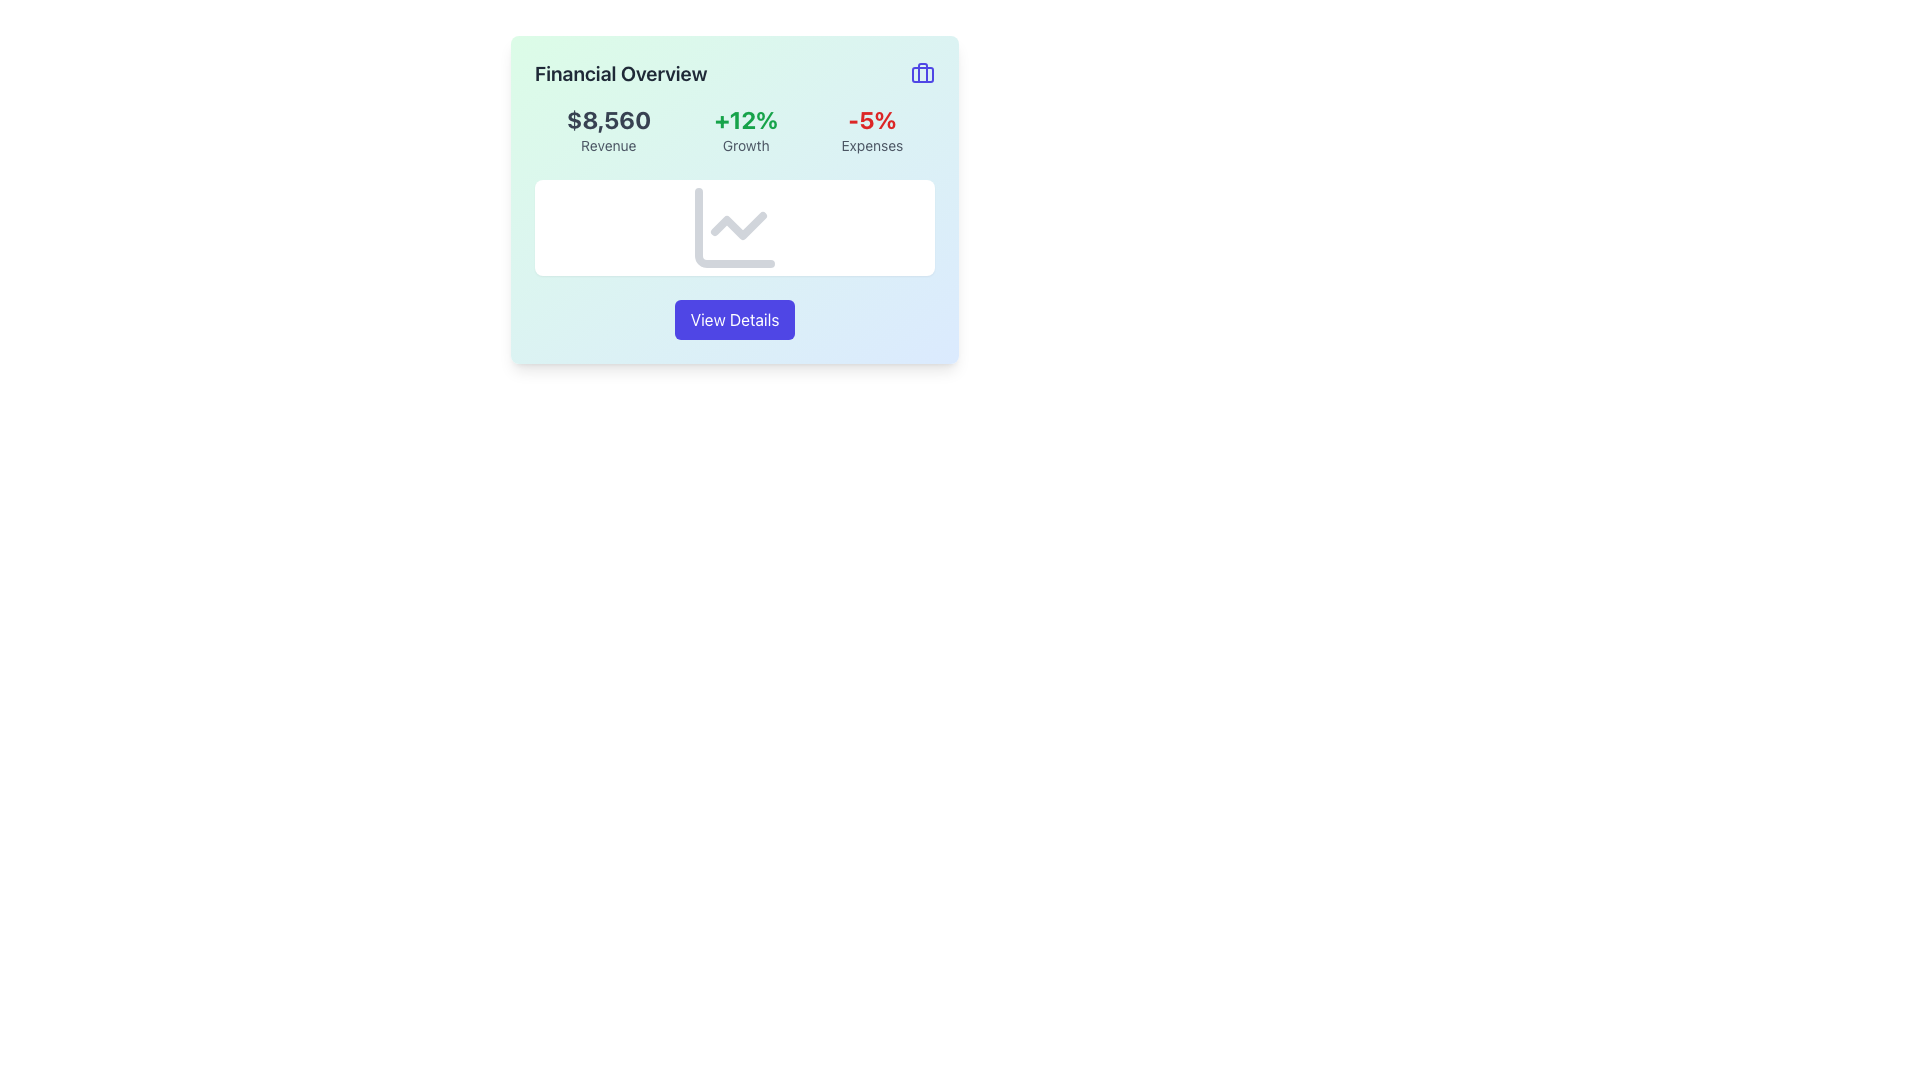 This screenshot has height=1080, width=1920. I want to click on the button located at the bottom center of the card-like component summarizing financial details, so click(733, 319).